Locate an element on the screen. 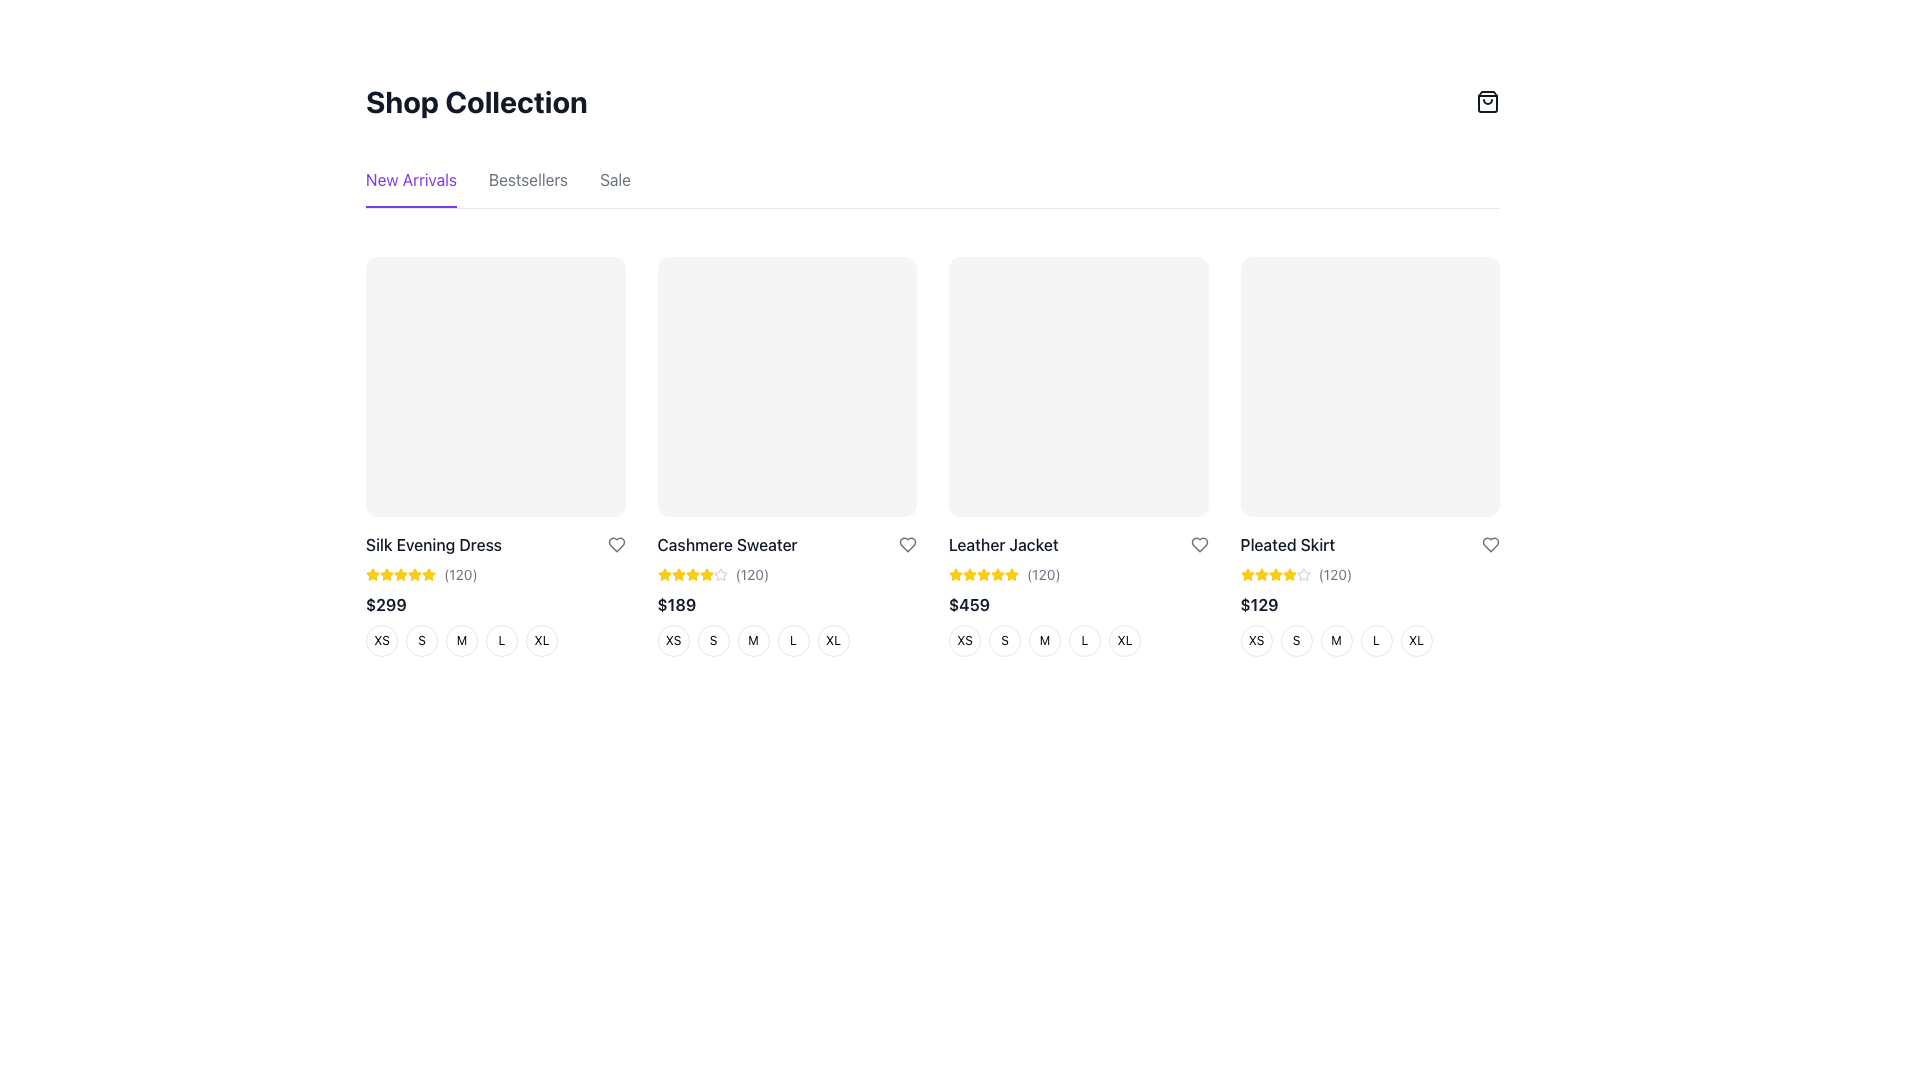 Image resolution: width=1920 pixels, height=1080 pixels. the circular button with the letter 'S' that has a white background and light gray border, located below the item 'Pleated Skirt' is located at coordinates (1296, 640).